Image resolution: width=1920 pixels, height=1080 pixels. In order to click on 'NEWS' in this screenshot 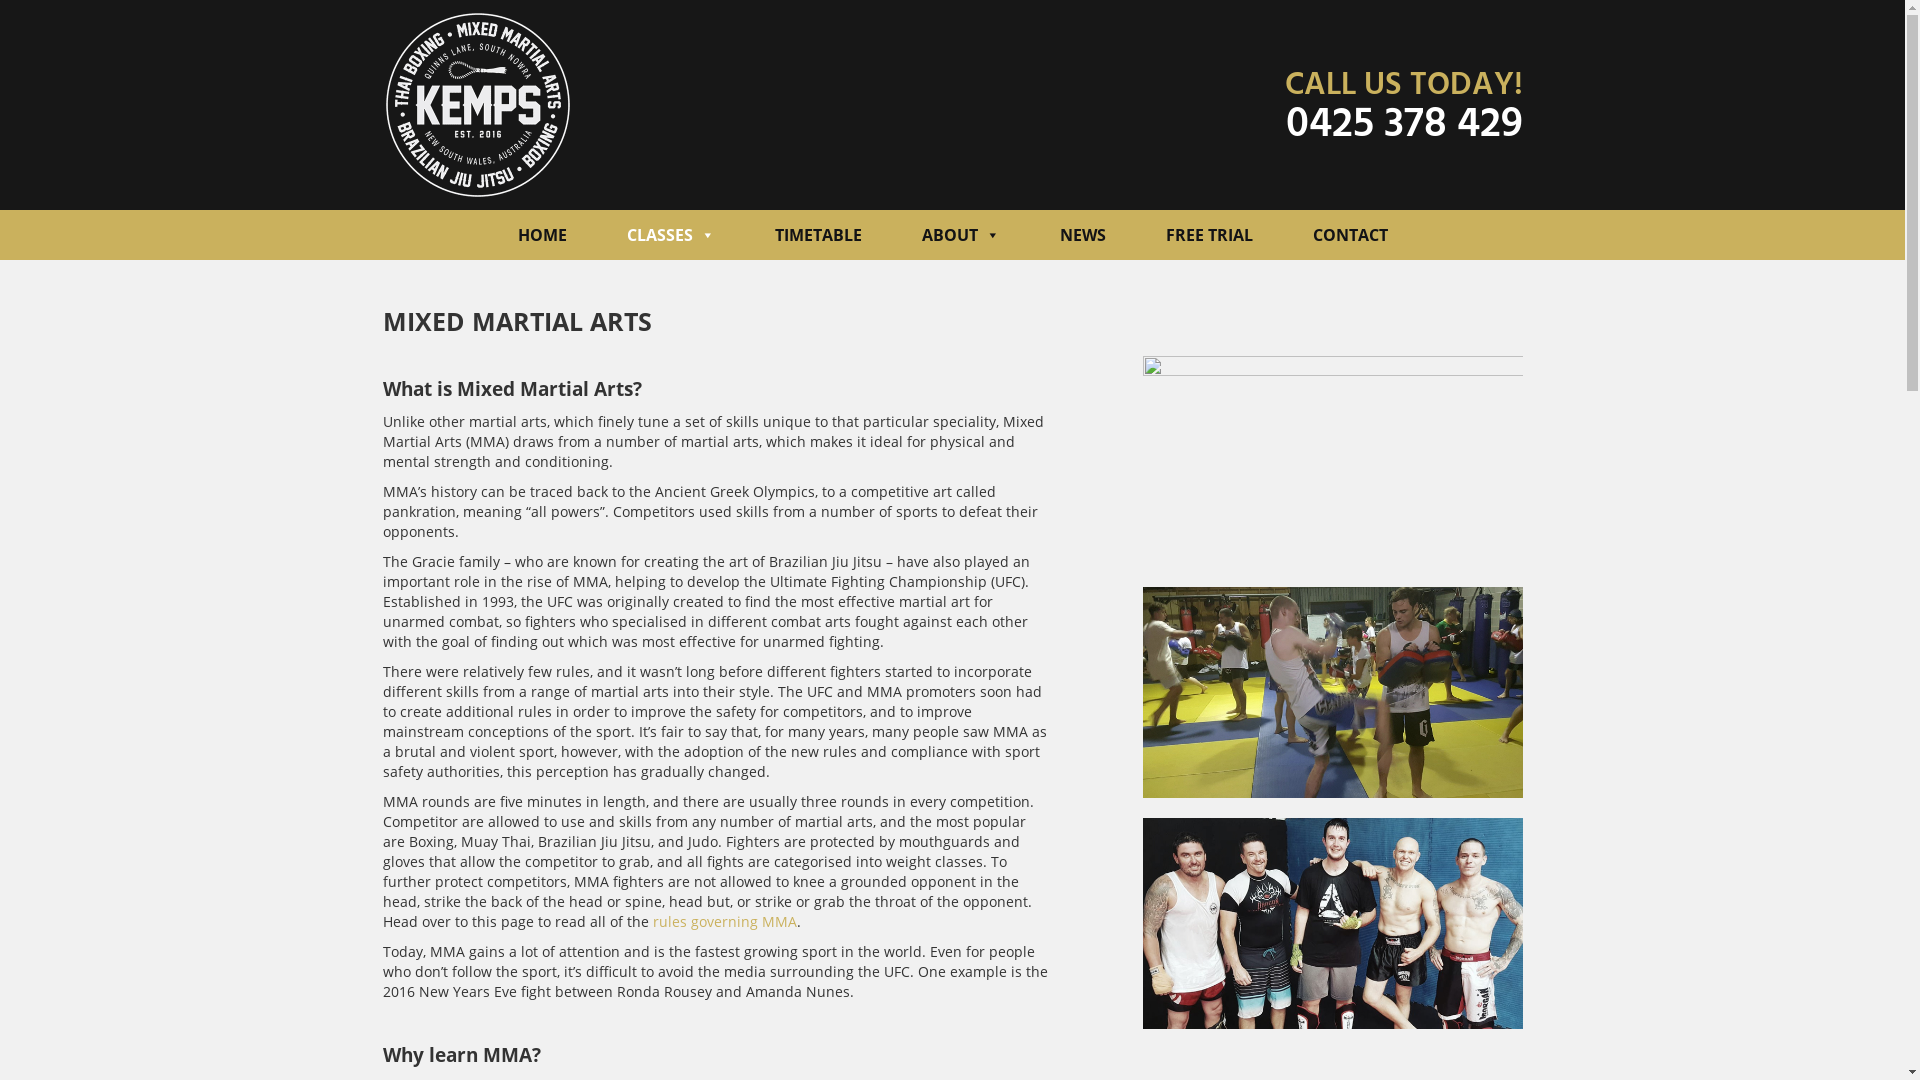, I will do `click(1082, 234)`.